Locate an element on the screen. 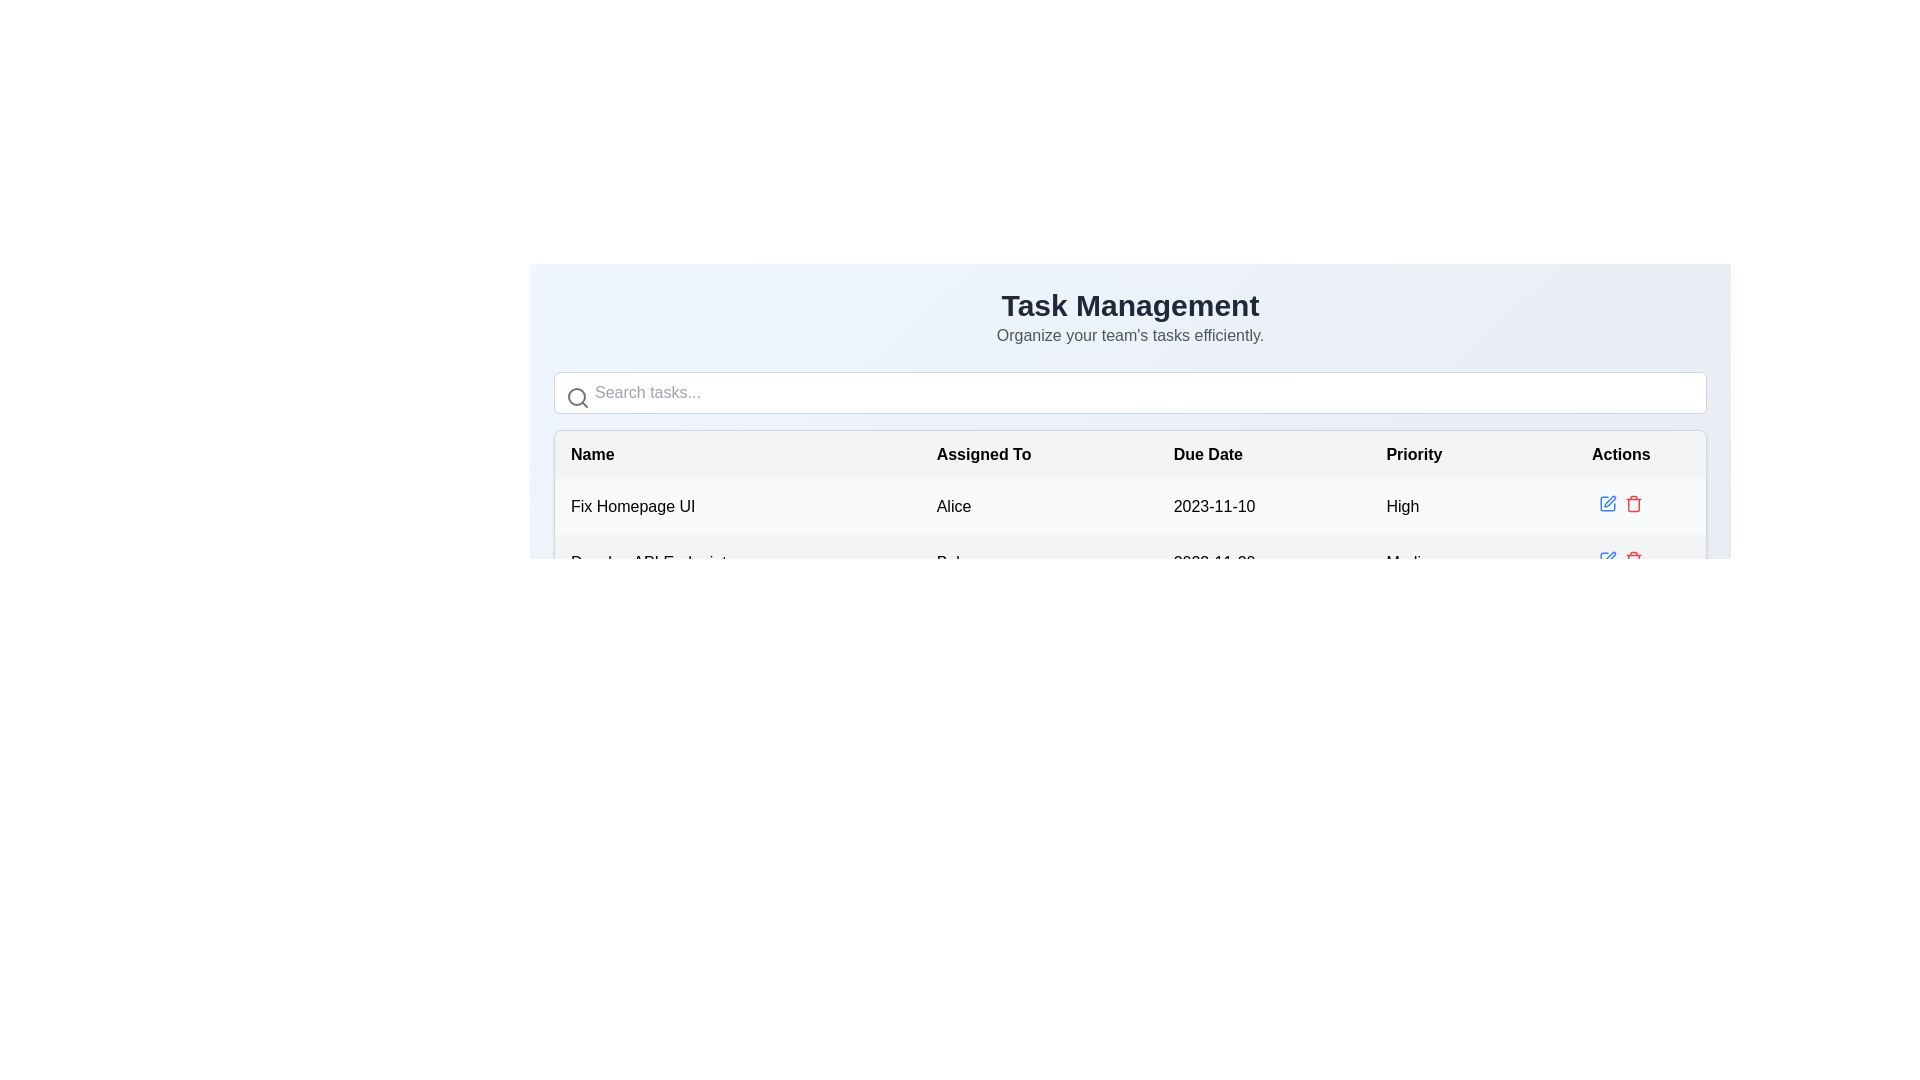 The image size is (1920, 1080). the edit icon button for the task 'Fix Homepage UI' to initiate editing the task details is located at coordinates (1608, 503).